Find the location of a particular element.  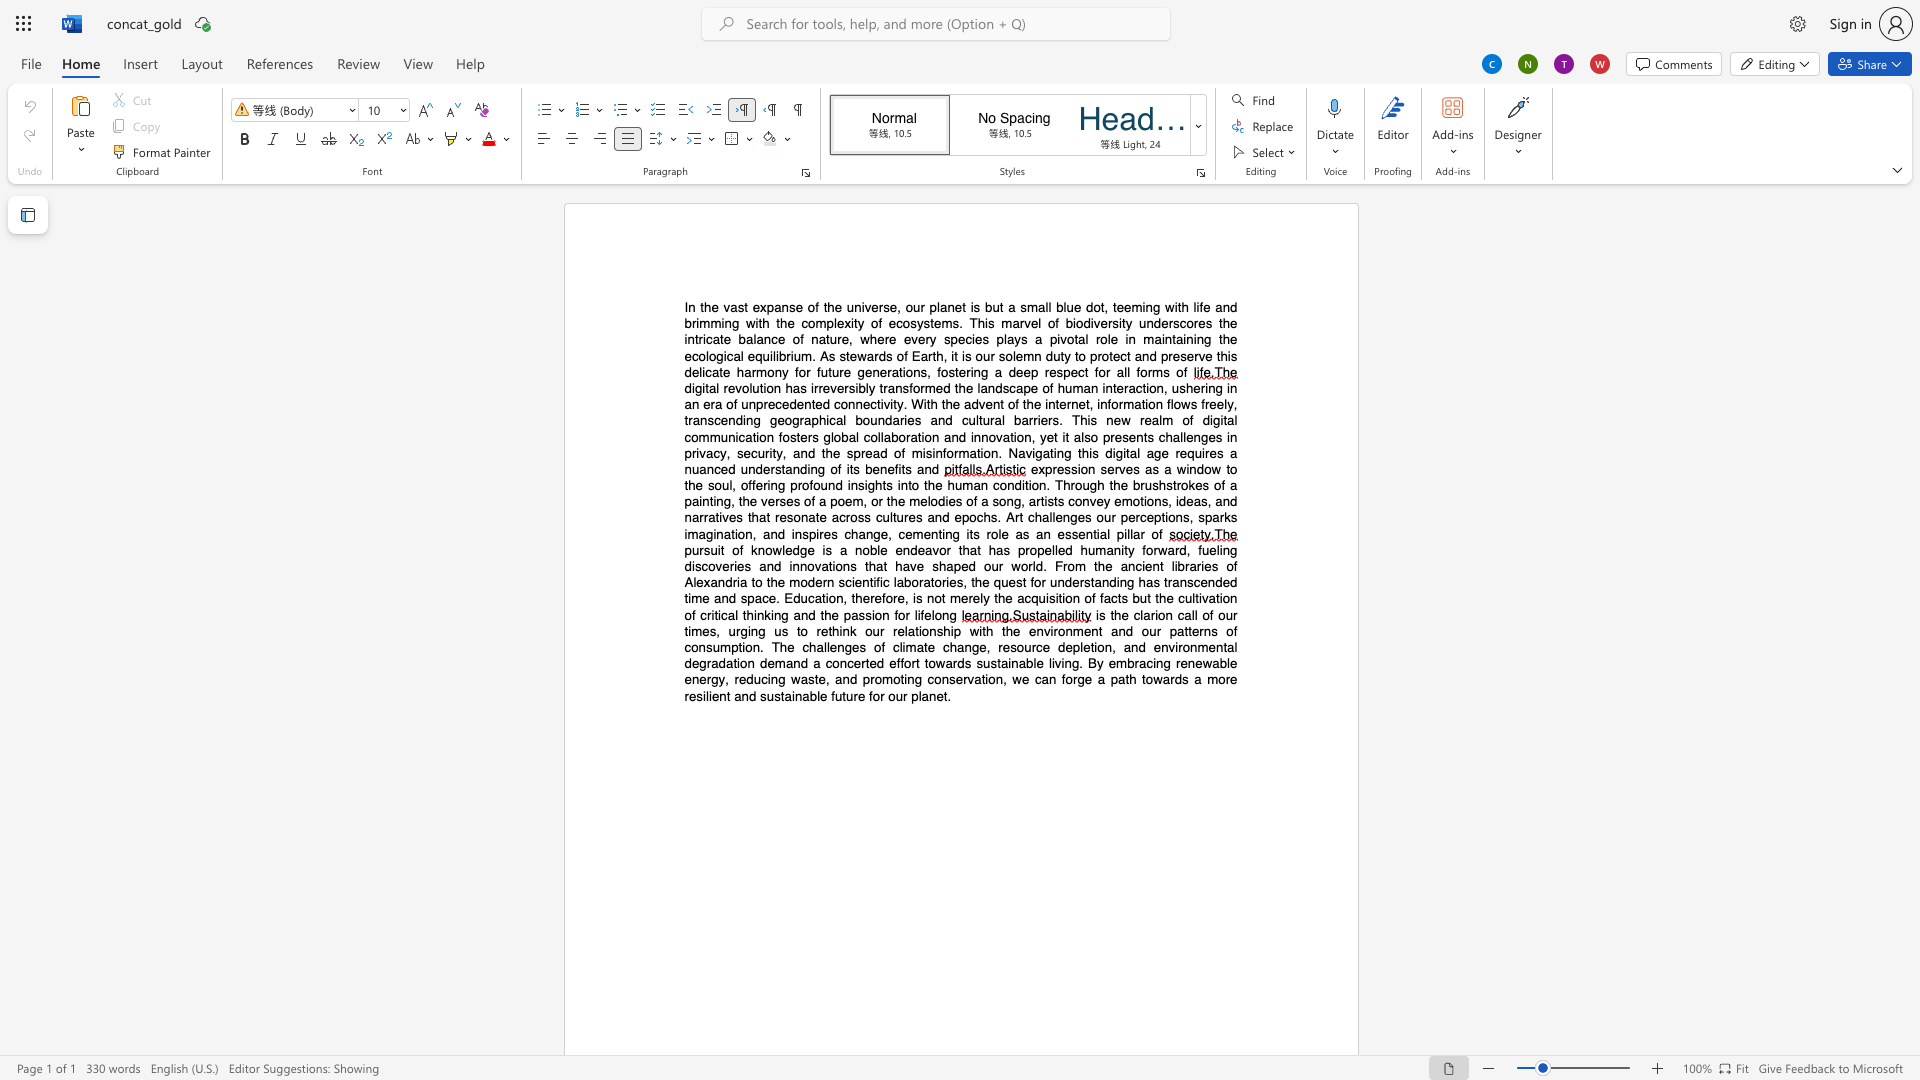

the 10th character "i" in the text is located at coordinates (972, 372).